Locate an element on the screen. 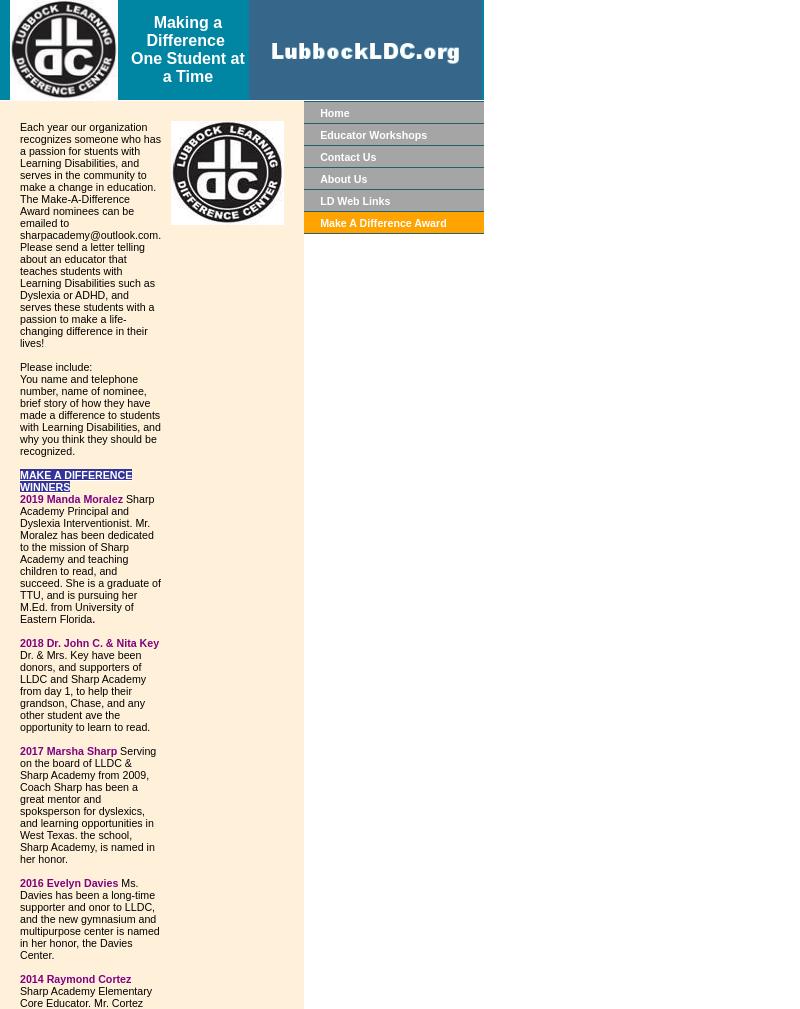  'Please include:' is located at coordinates (55, 365).